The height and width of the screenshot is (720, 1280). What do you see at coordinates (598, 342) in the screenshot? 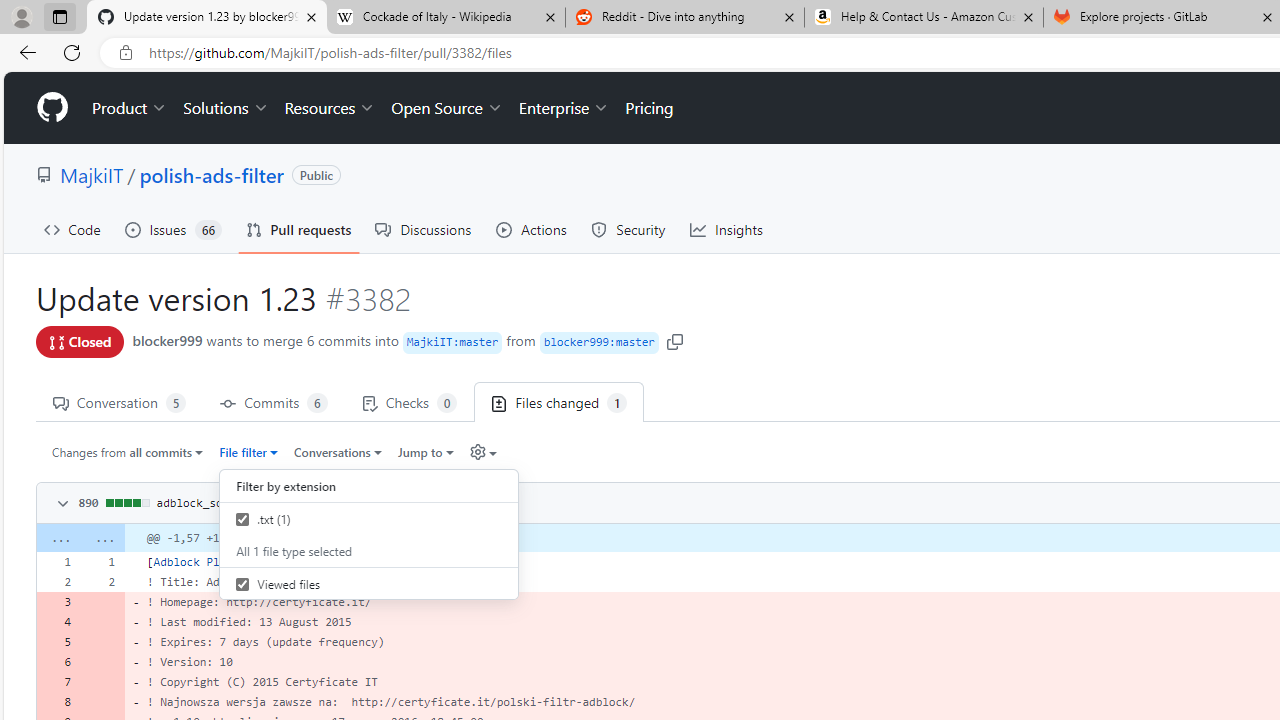
I see `'blocker999 : master'` at bounding box center [598, 342].